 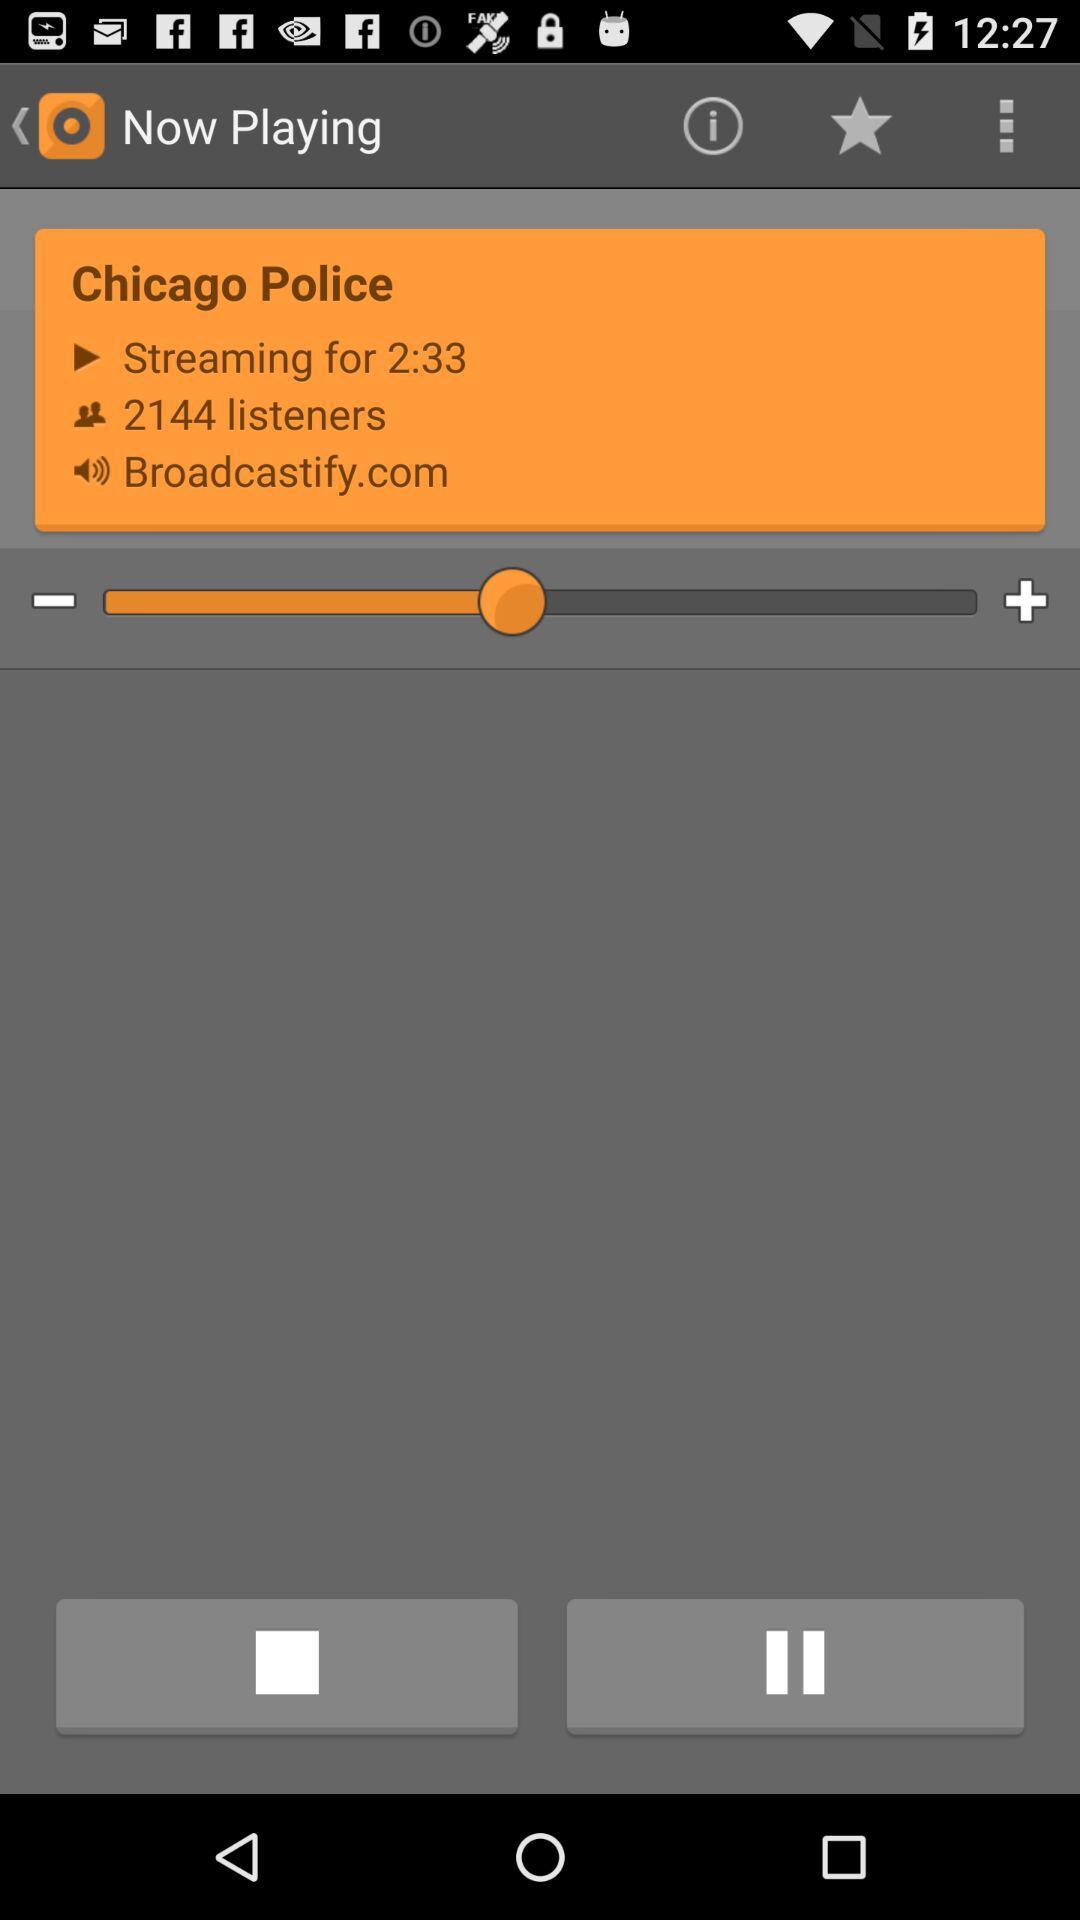 What do you see at coordinates (711, 124) in the screenshot?
I see `the icon next to the now playing app` at bounding box center [711, 124].